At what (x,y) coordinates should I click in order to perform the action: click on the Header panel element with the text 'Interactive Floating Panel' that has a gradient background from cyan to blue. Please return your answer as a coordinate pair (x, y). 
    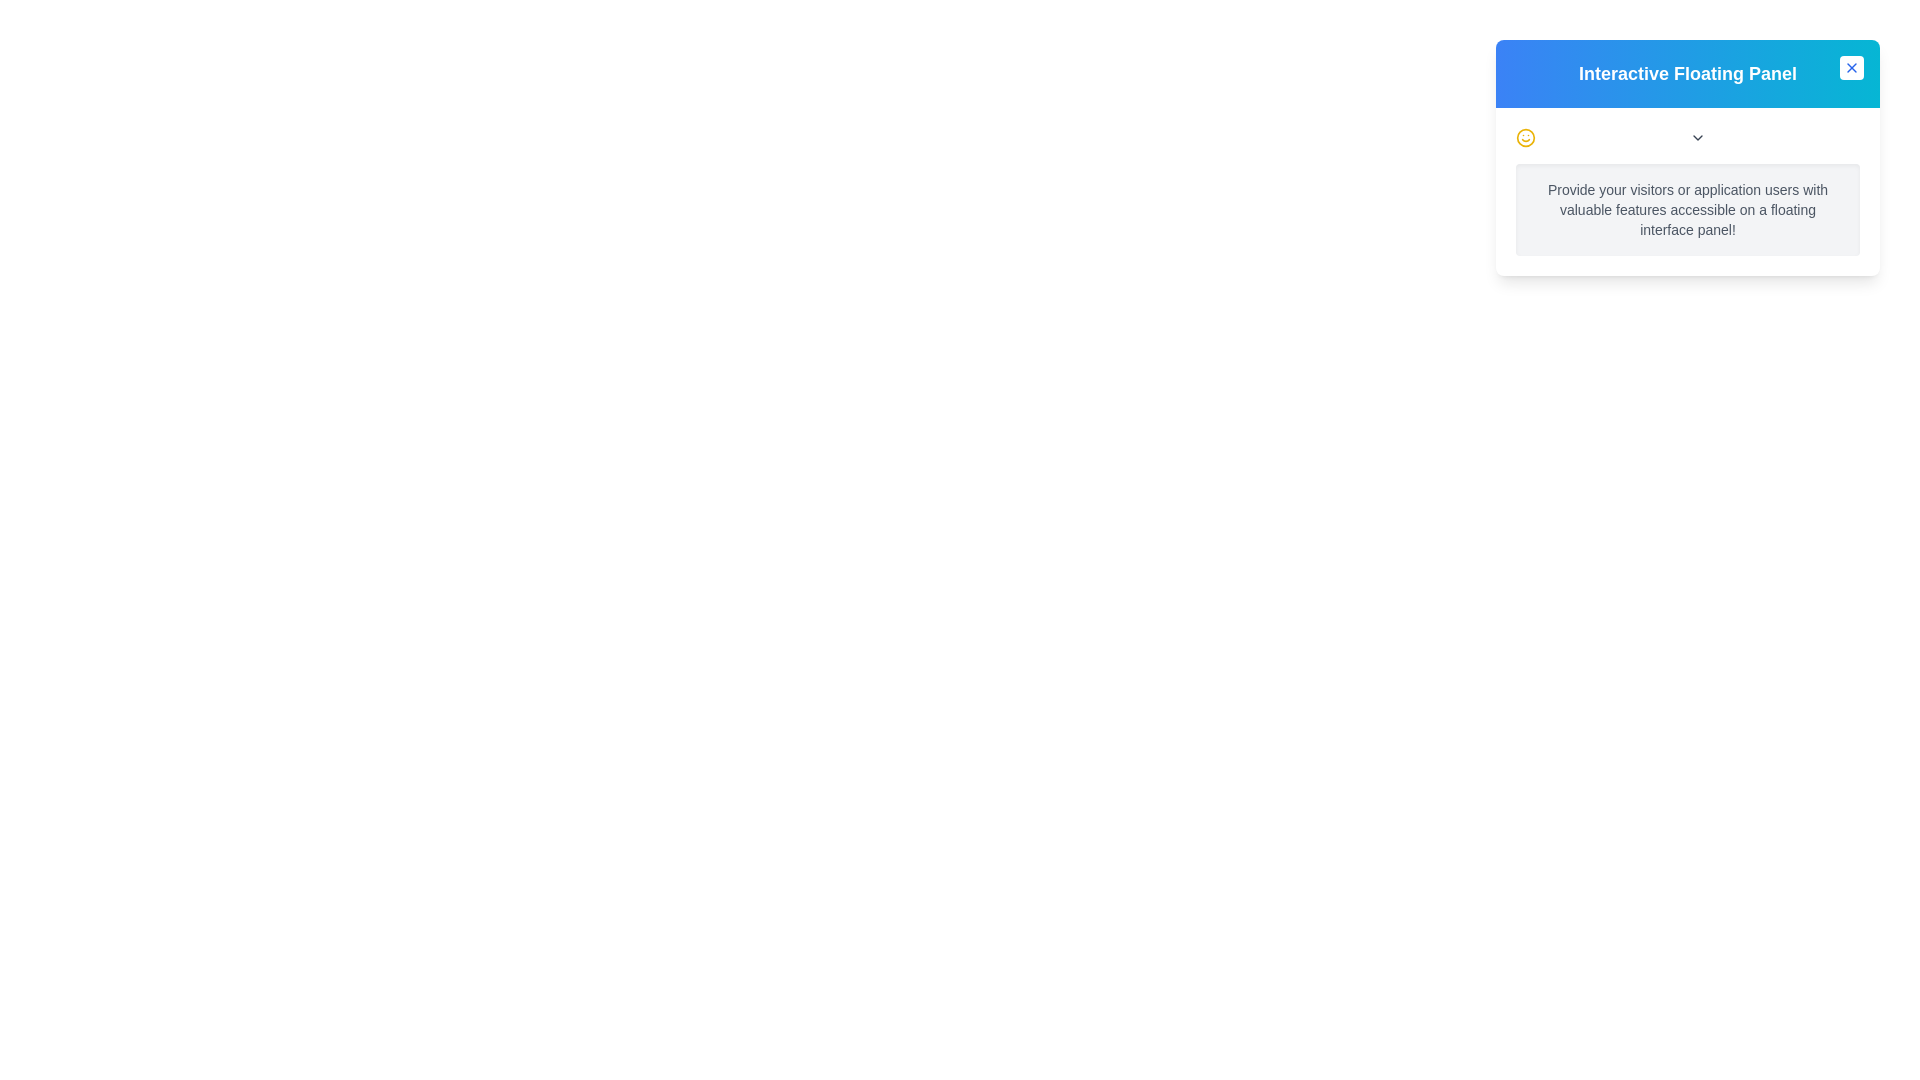
    Looking at the image, I should click on (1687, 72).